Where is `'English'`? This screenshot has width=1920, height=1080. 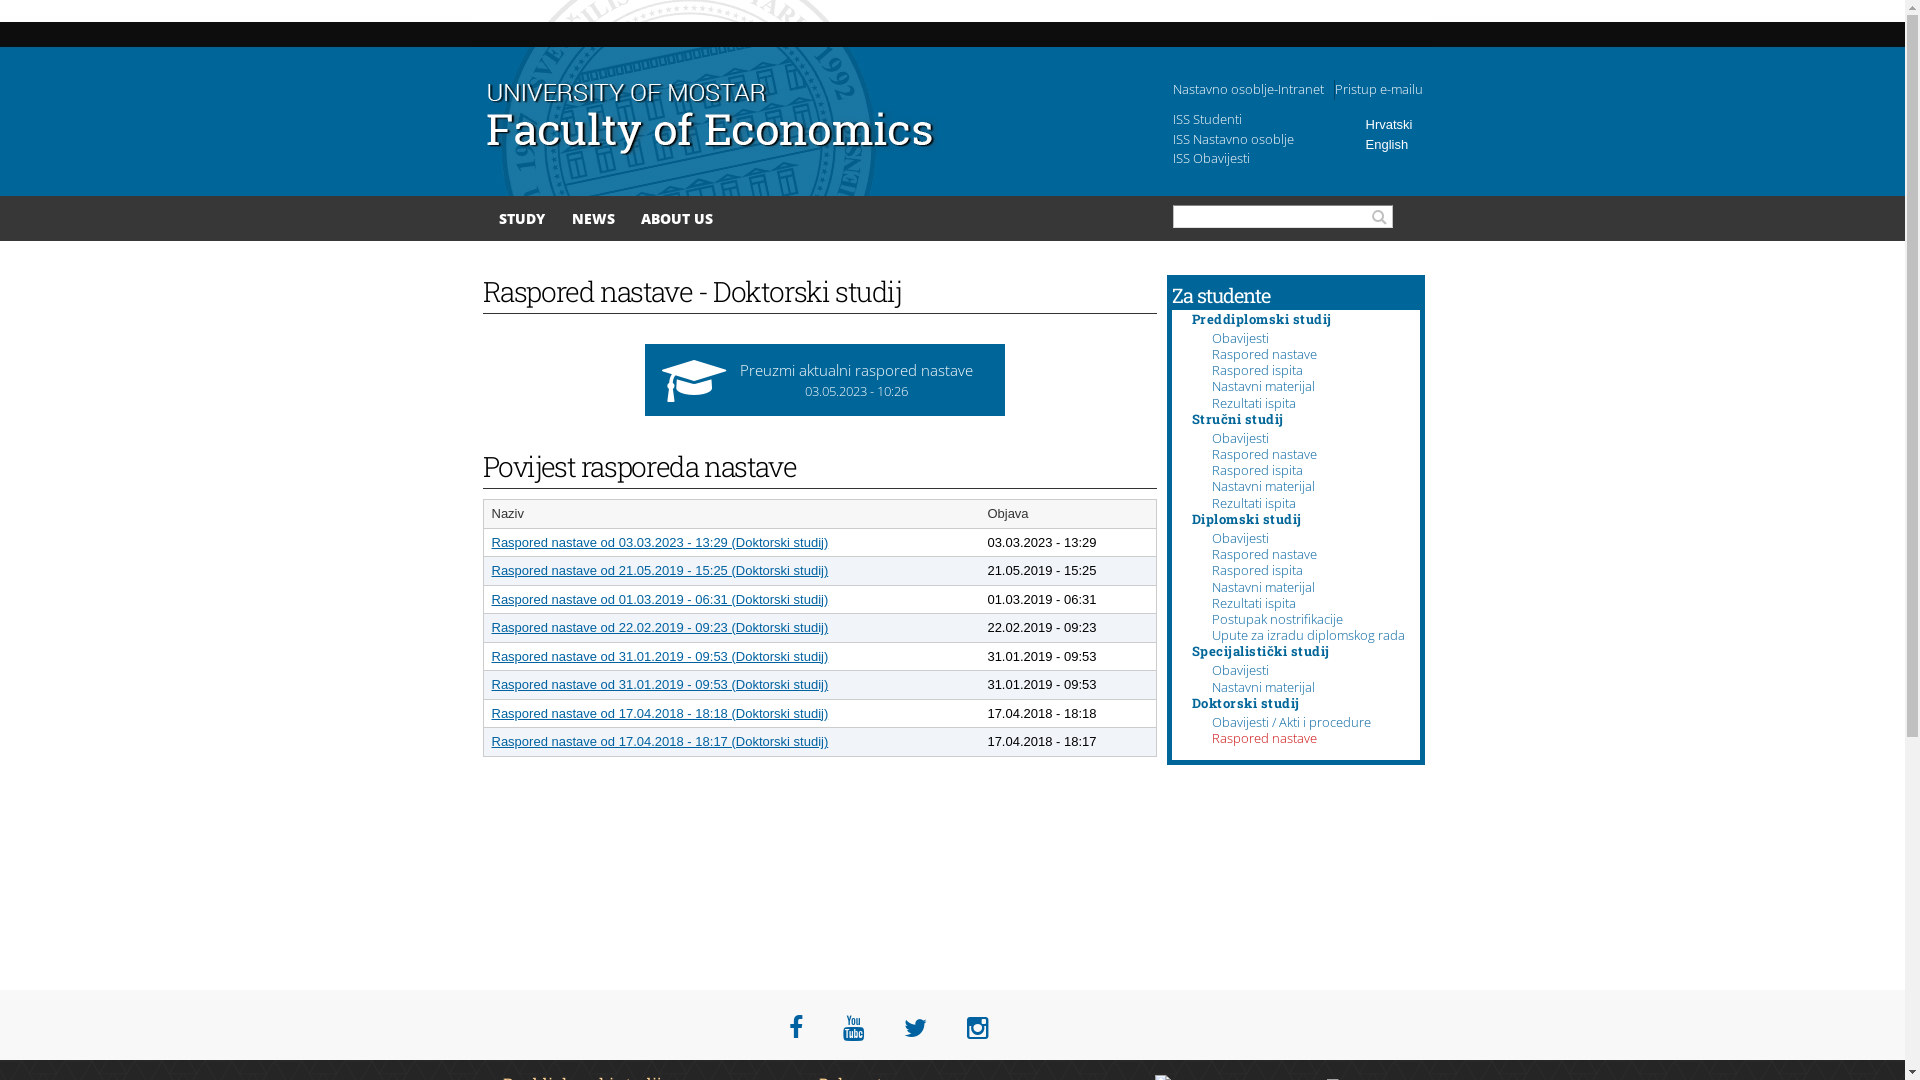 'English' is located at coordinates (1386, 142).